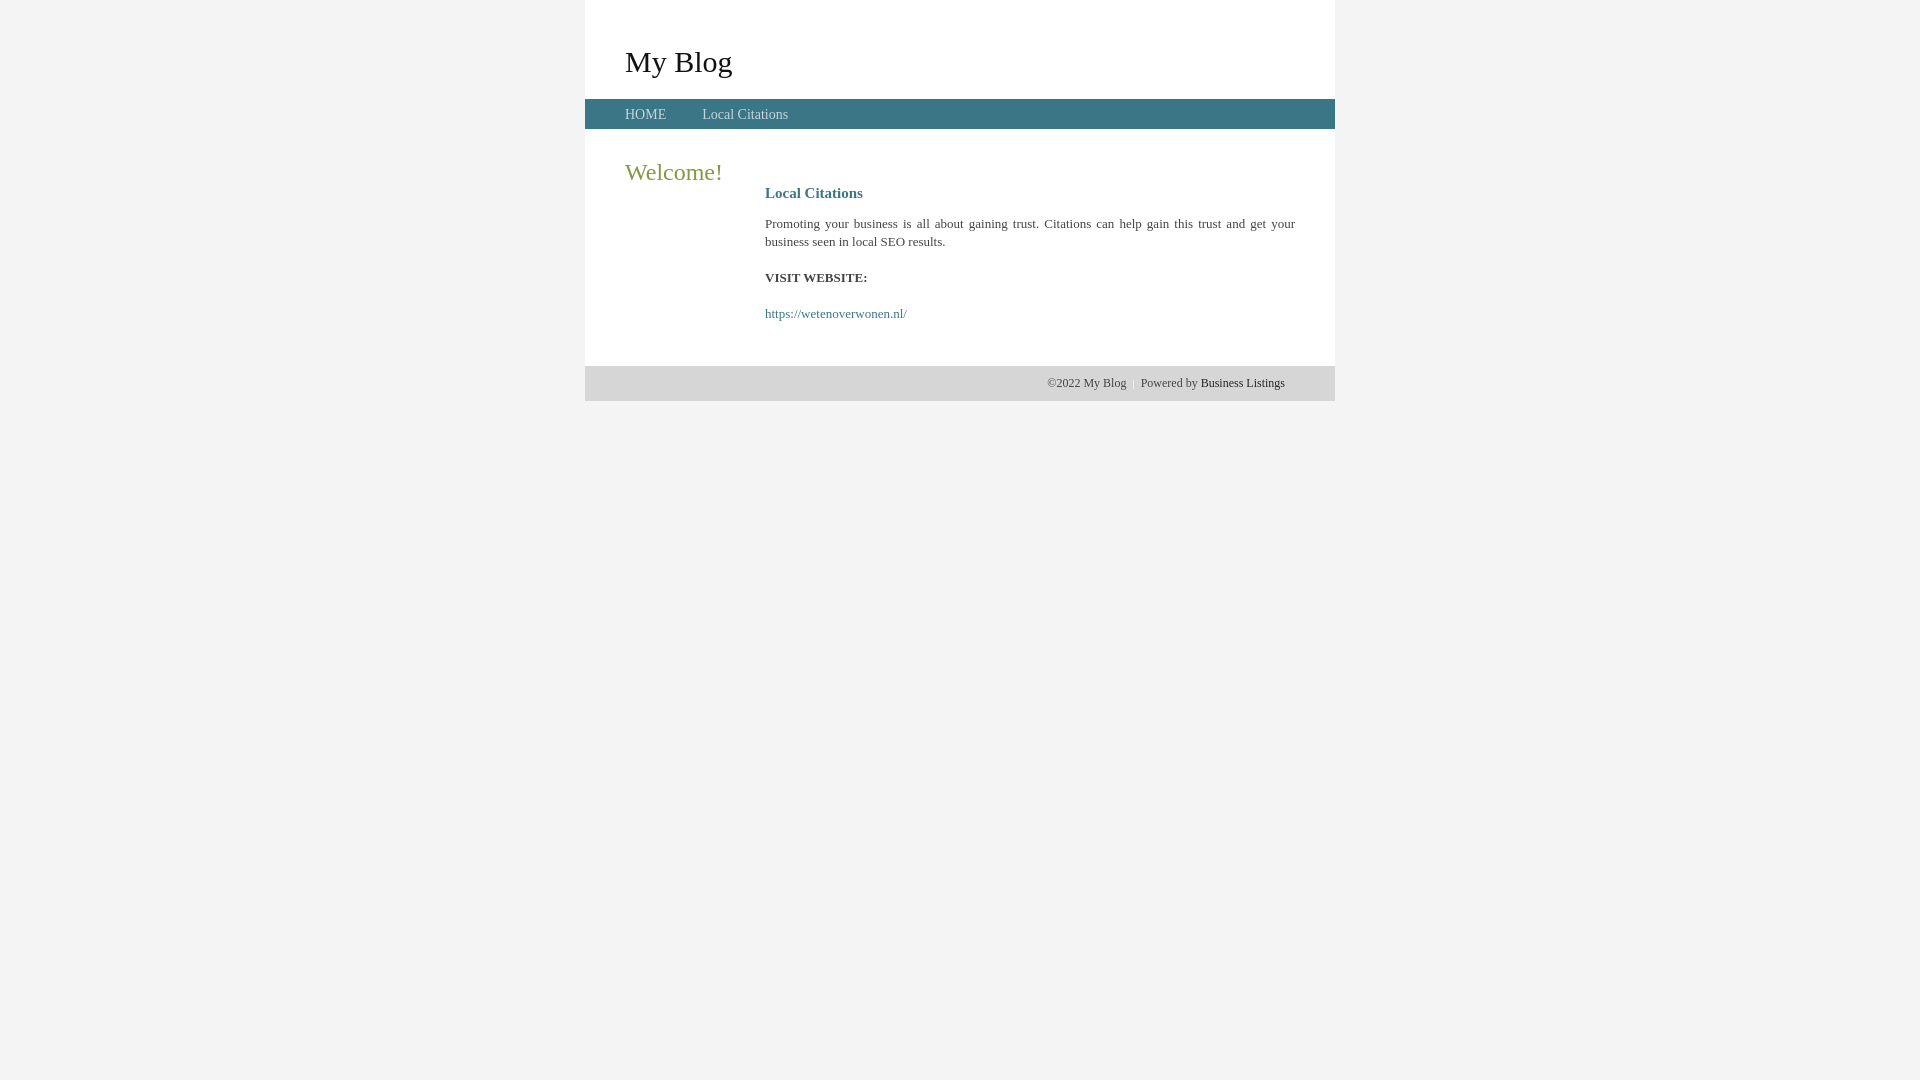 The image size is (1920, 1080). I want to click on 'My Blog', so click(678, 60).